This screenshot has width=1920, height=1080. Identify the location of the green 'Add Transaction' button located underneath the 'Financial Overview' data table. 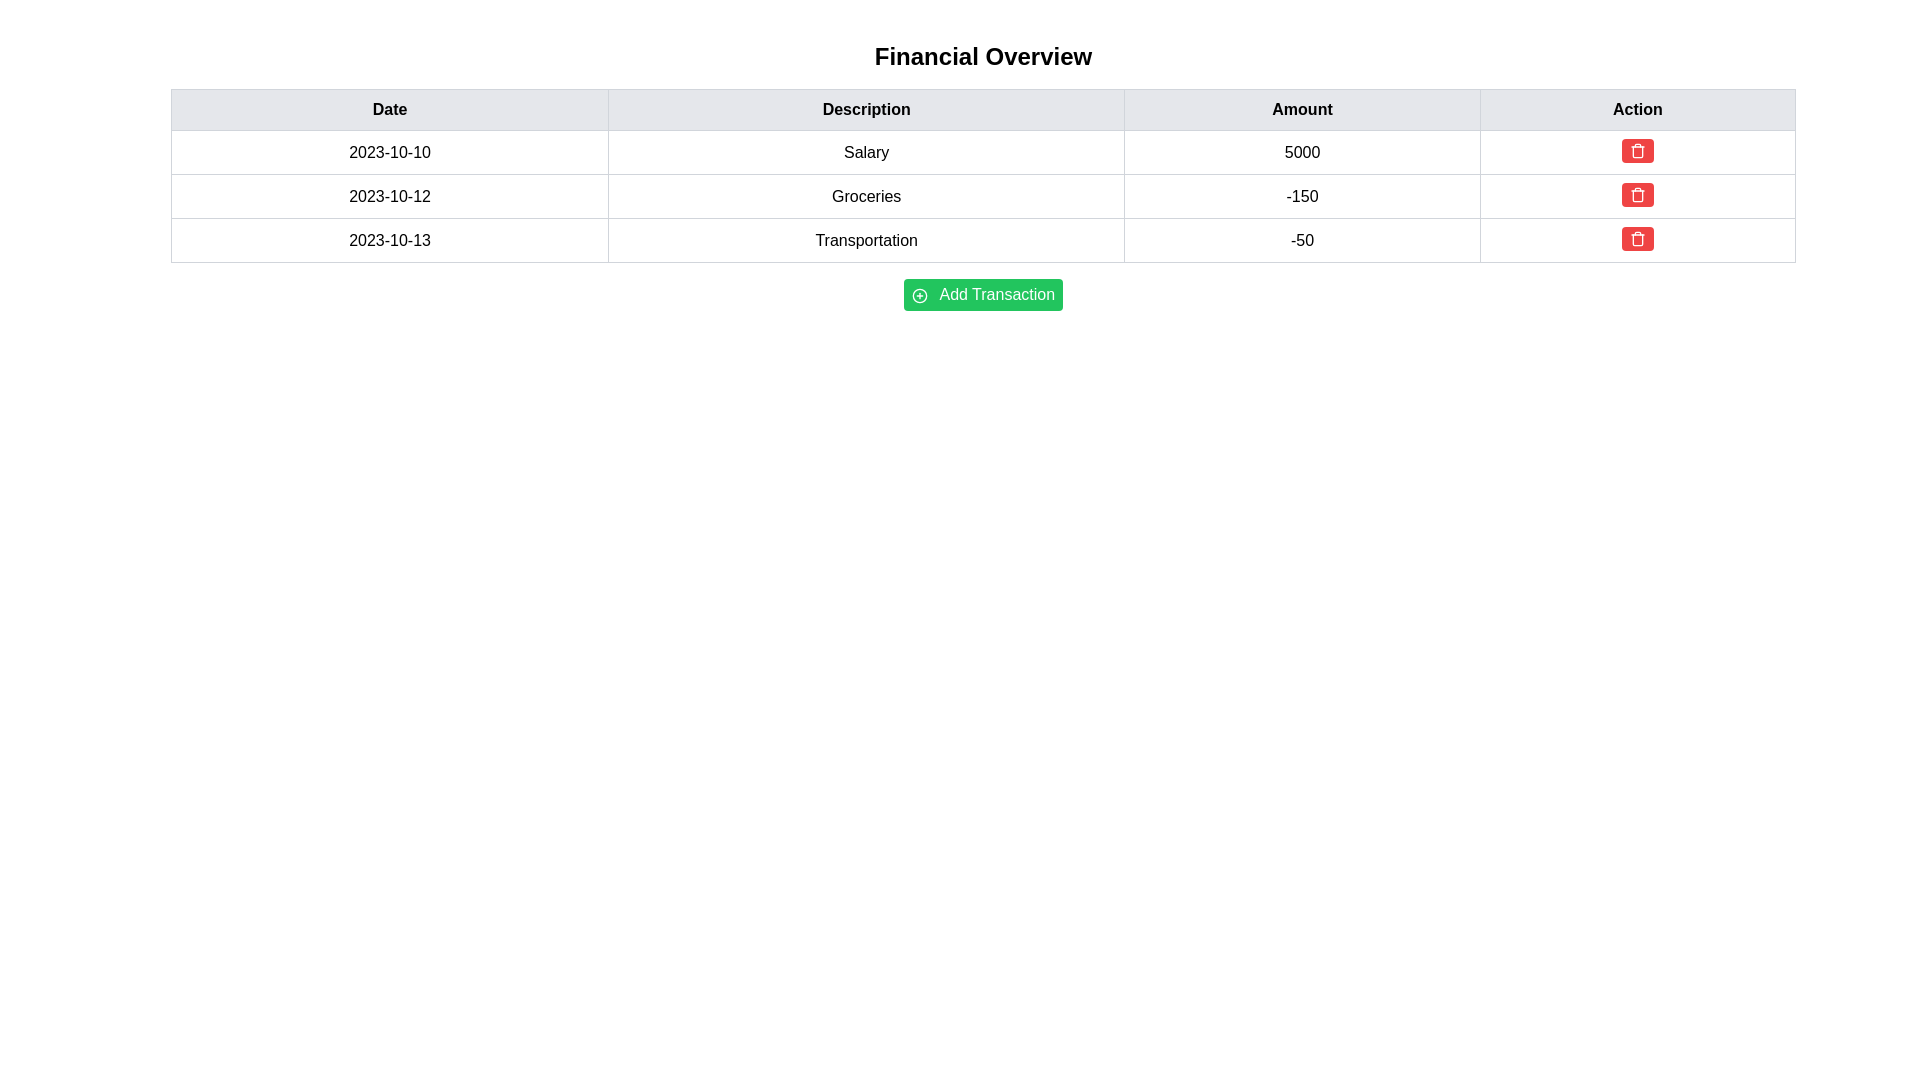
(983, 294).